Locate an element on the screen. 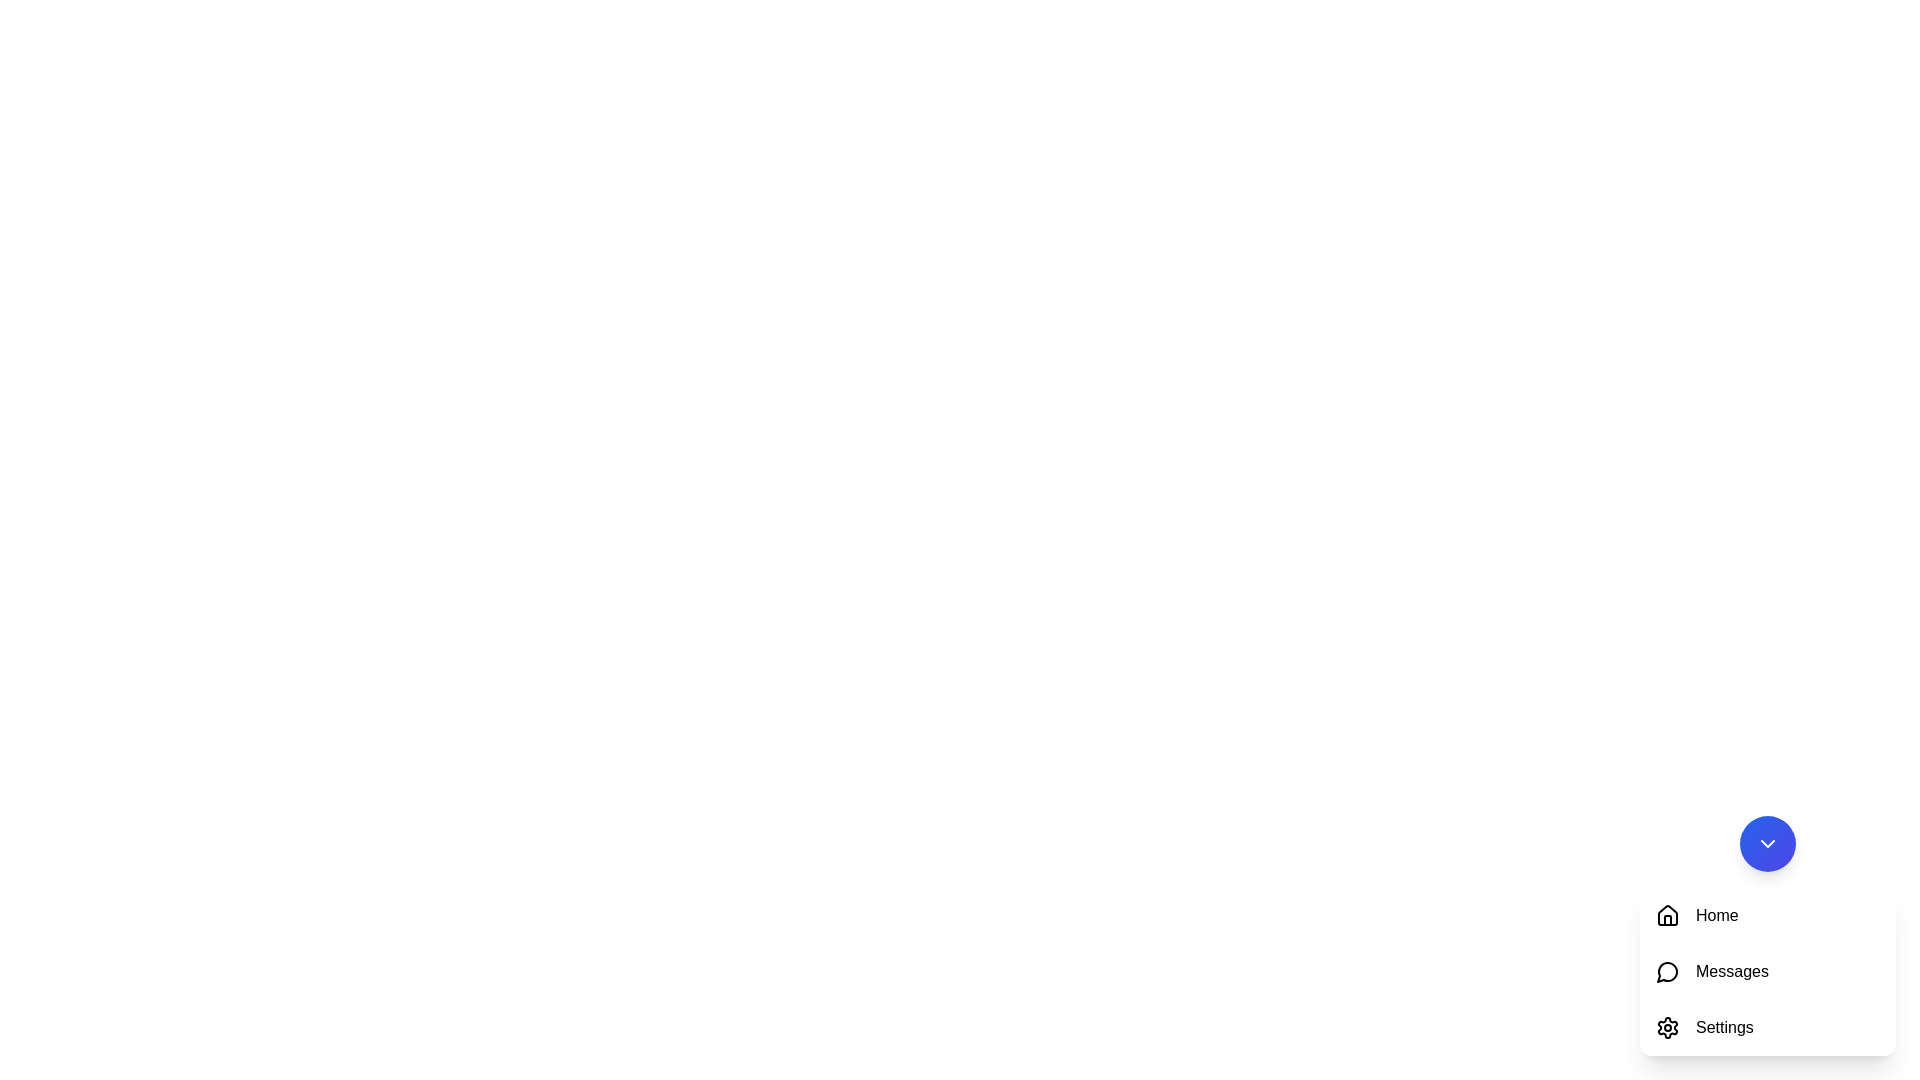 Image resolution: width=1920 pixels, height=1080 pixels. the circular speech bubble icon in the navigation menu is located at coordinates (1667, 971).